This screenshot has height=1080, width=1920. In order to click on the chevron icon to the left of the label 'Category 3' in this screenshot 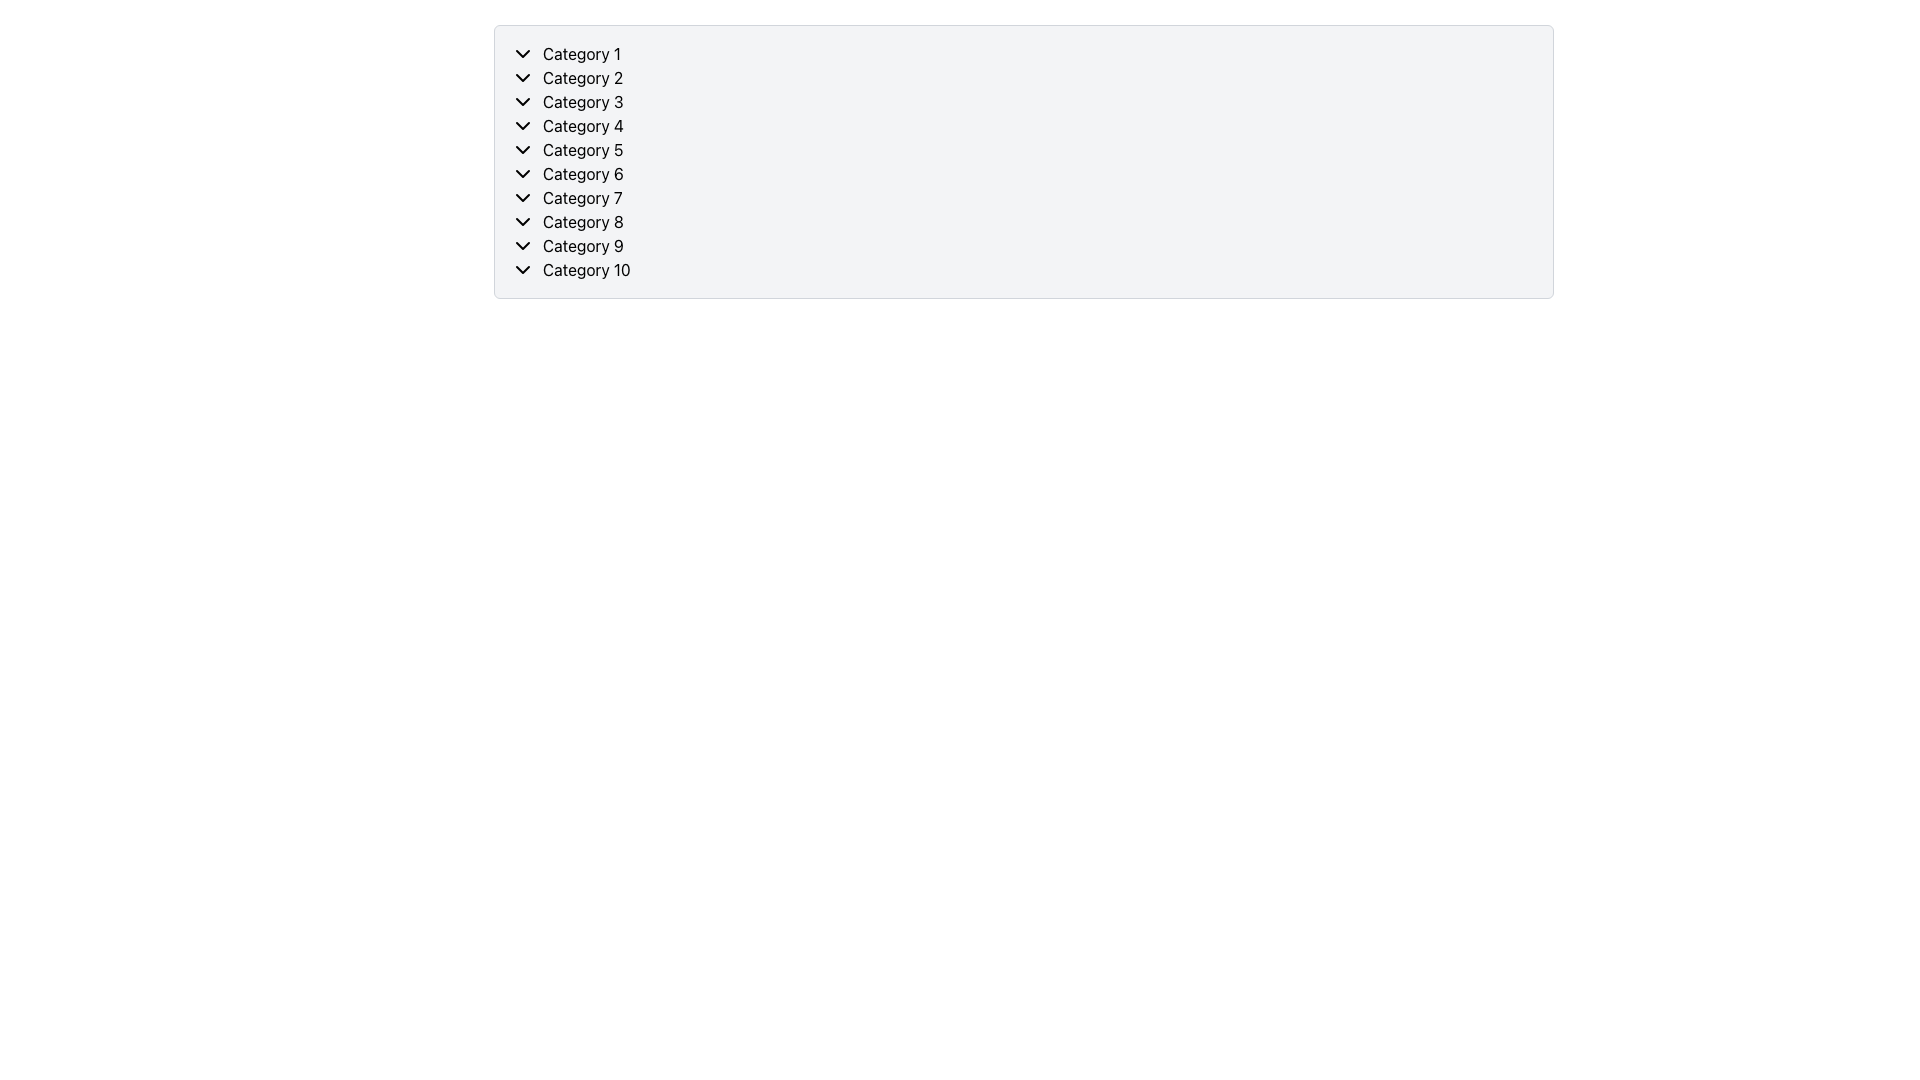, I will do `click(523, 101)`.